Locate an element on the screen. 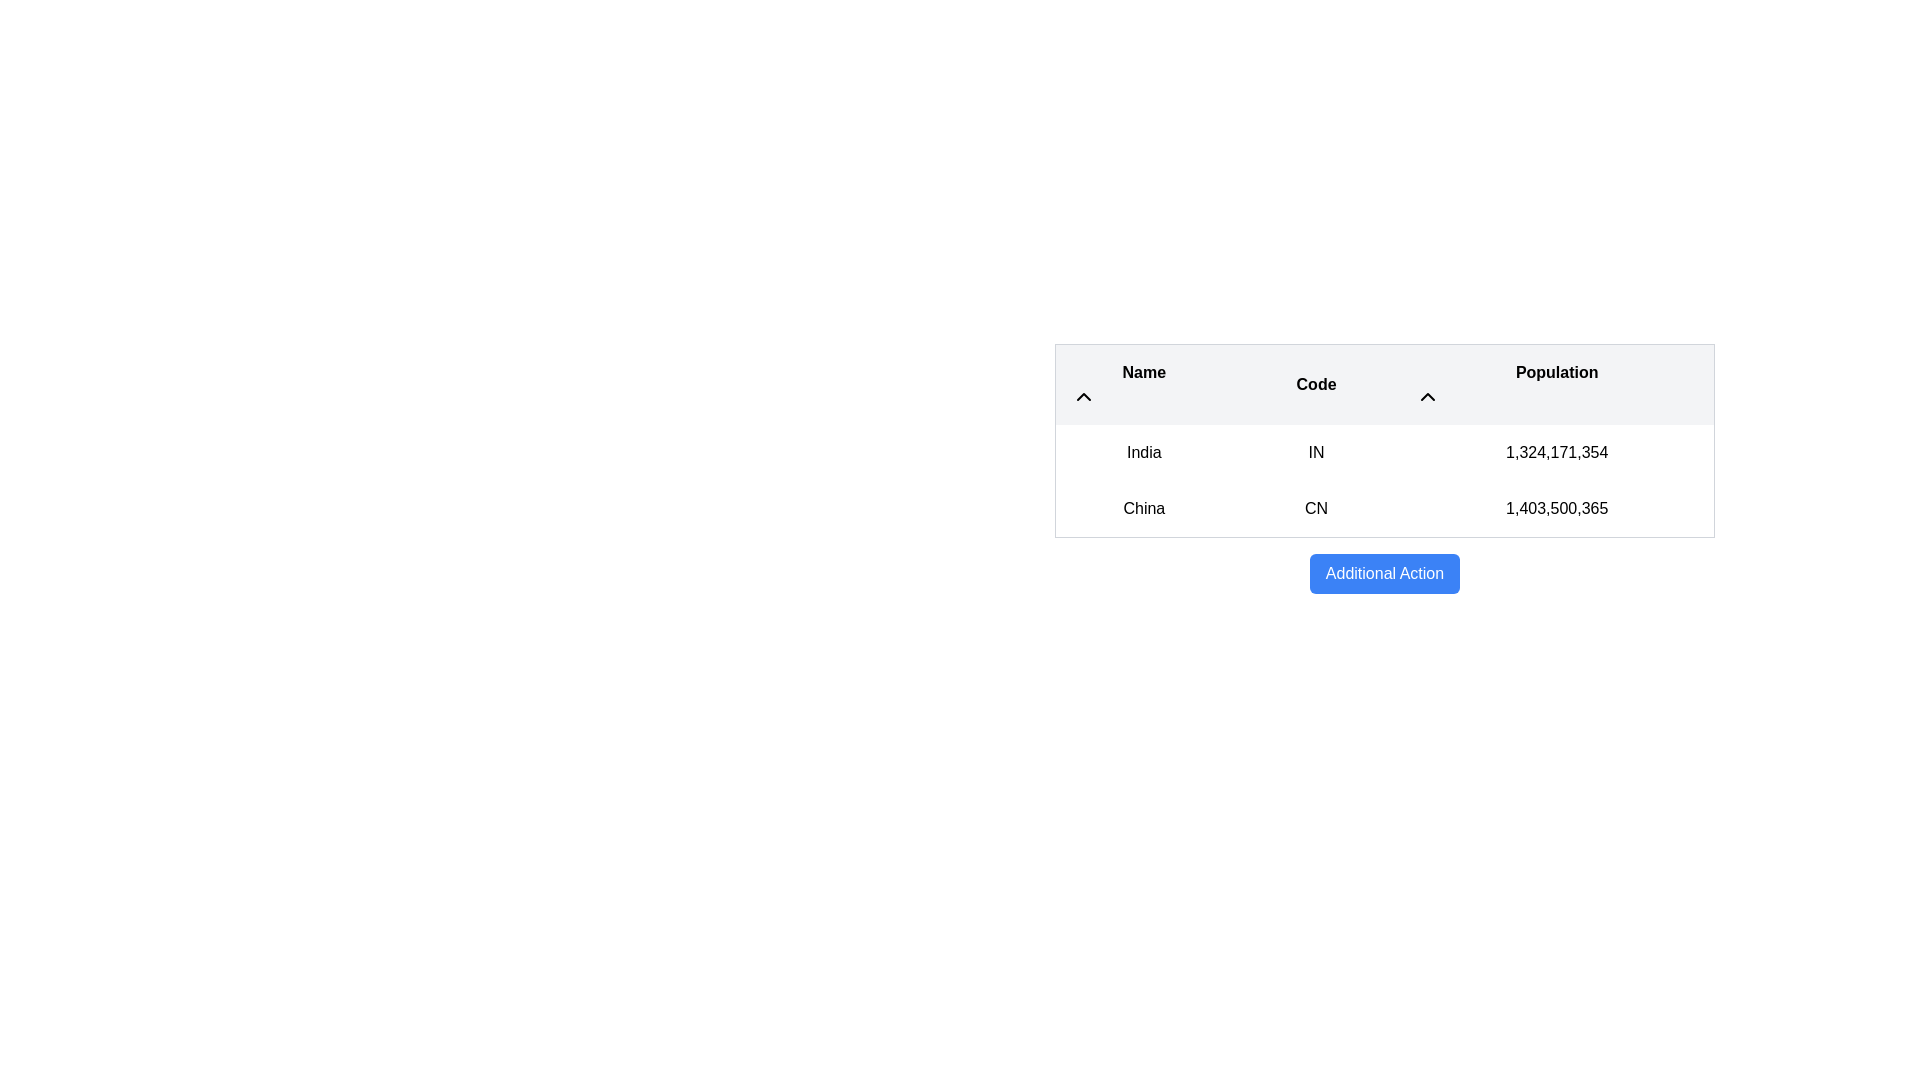  the 'Additional Action' button located directly below the table is located at coordinates (1384, 574).